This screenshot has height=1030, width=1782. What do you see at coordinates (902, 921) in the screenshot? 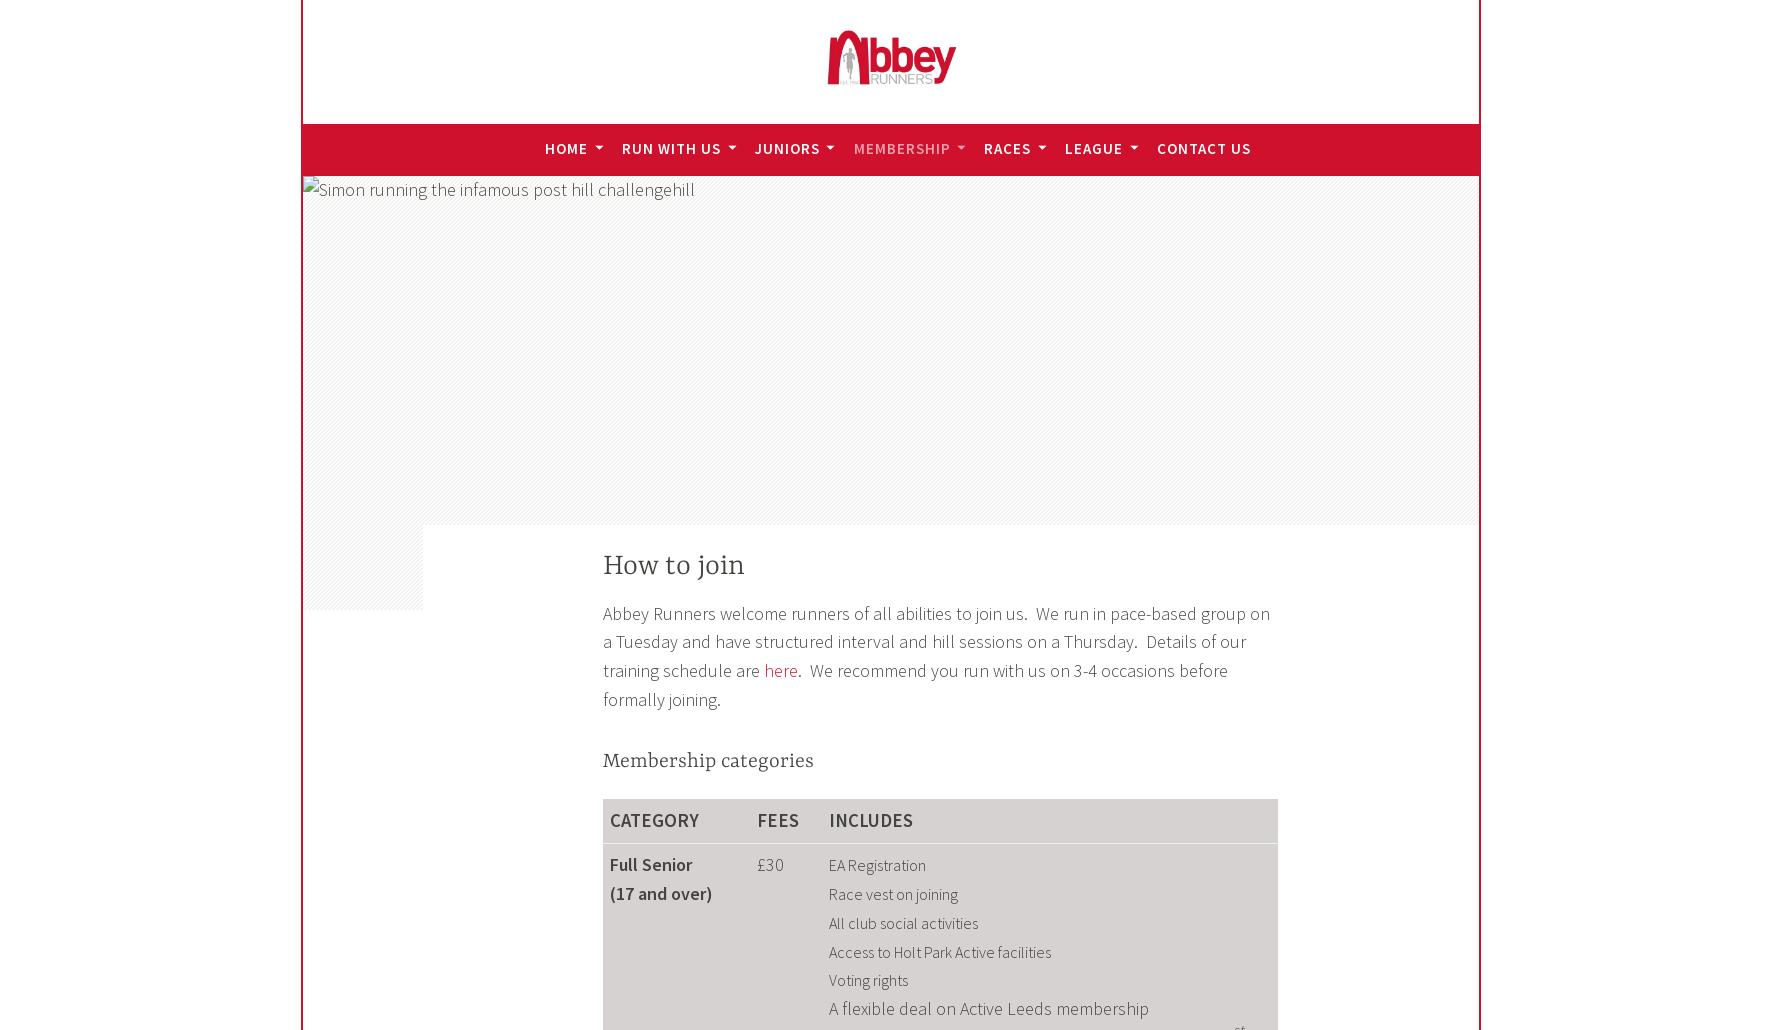
I see `'All club social activities'` at bounding box center [902, 921].